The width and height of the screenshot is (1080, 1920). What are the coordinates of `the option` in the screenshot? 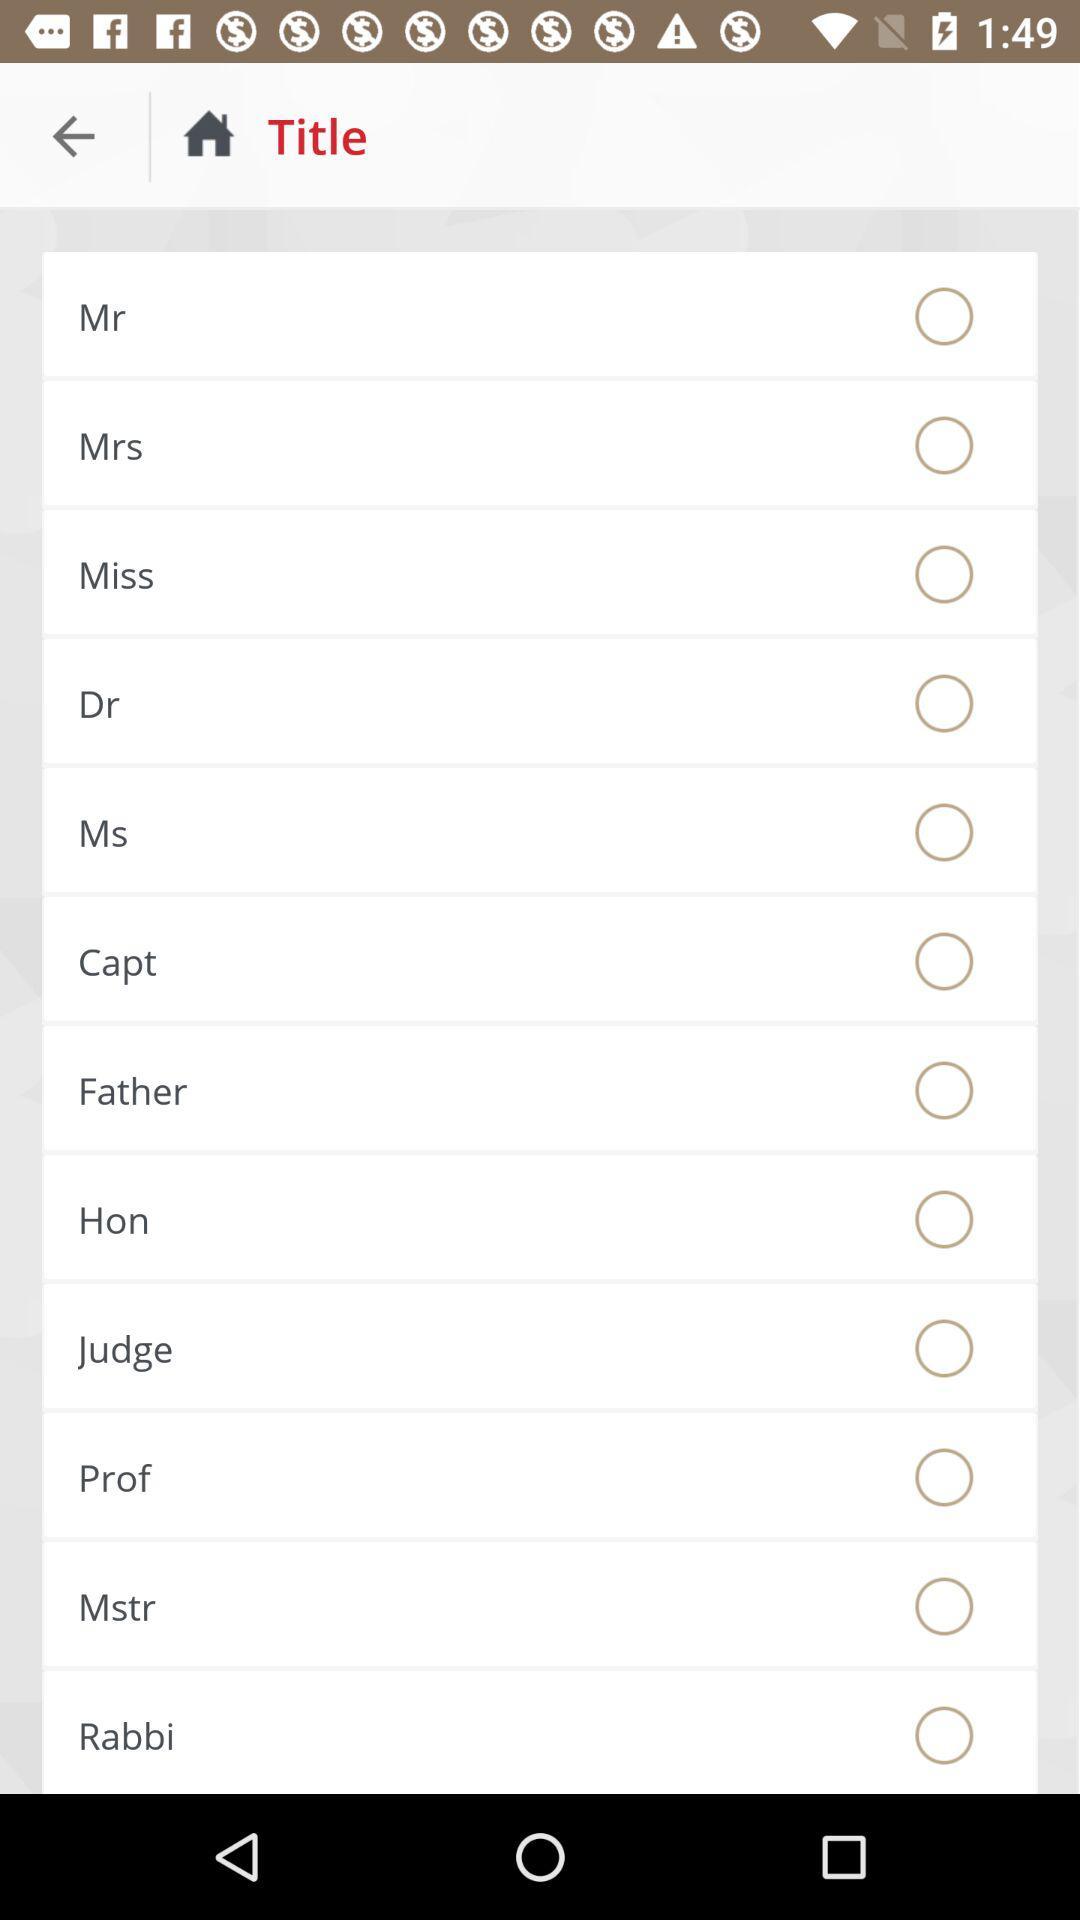 It's located at (944, 573).